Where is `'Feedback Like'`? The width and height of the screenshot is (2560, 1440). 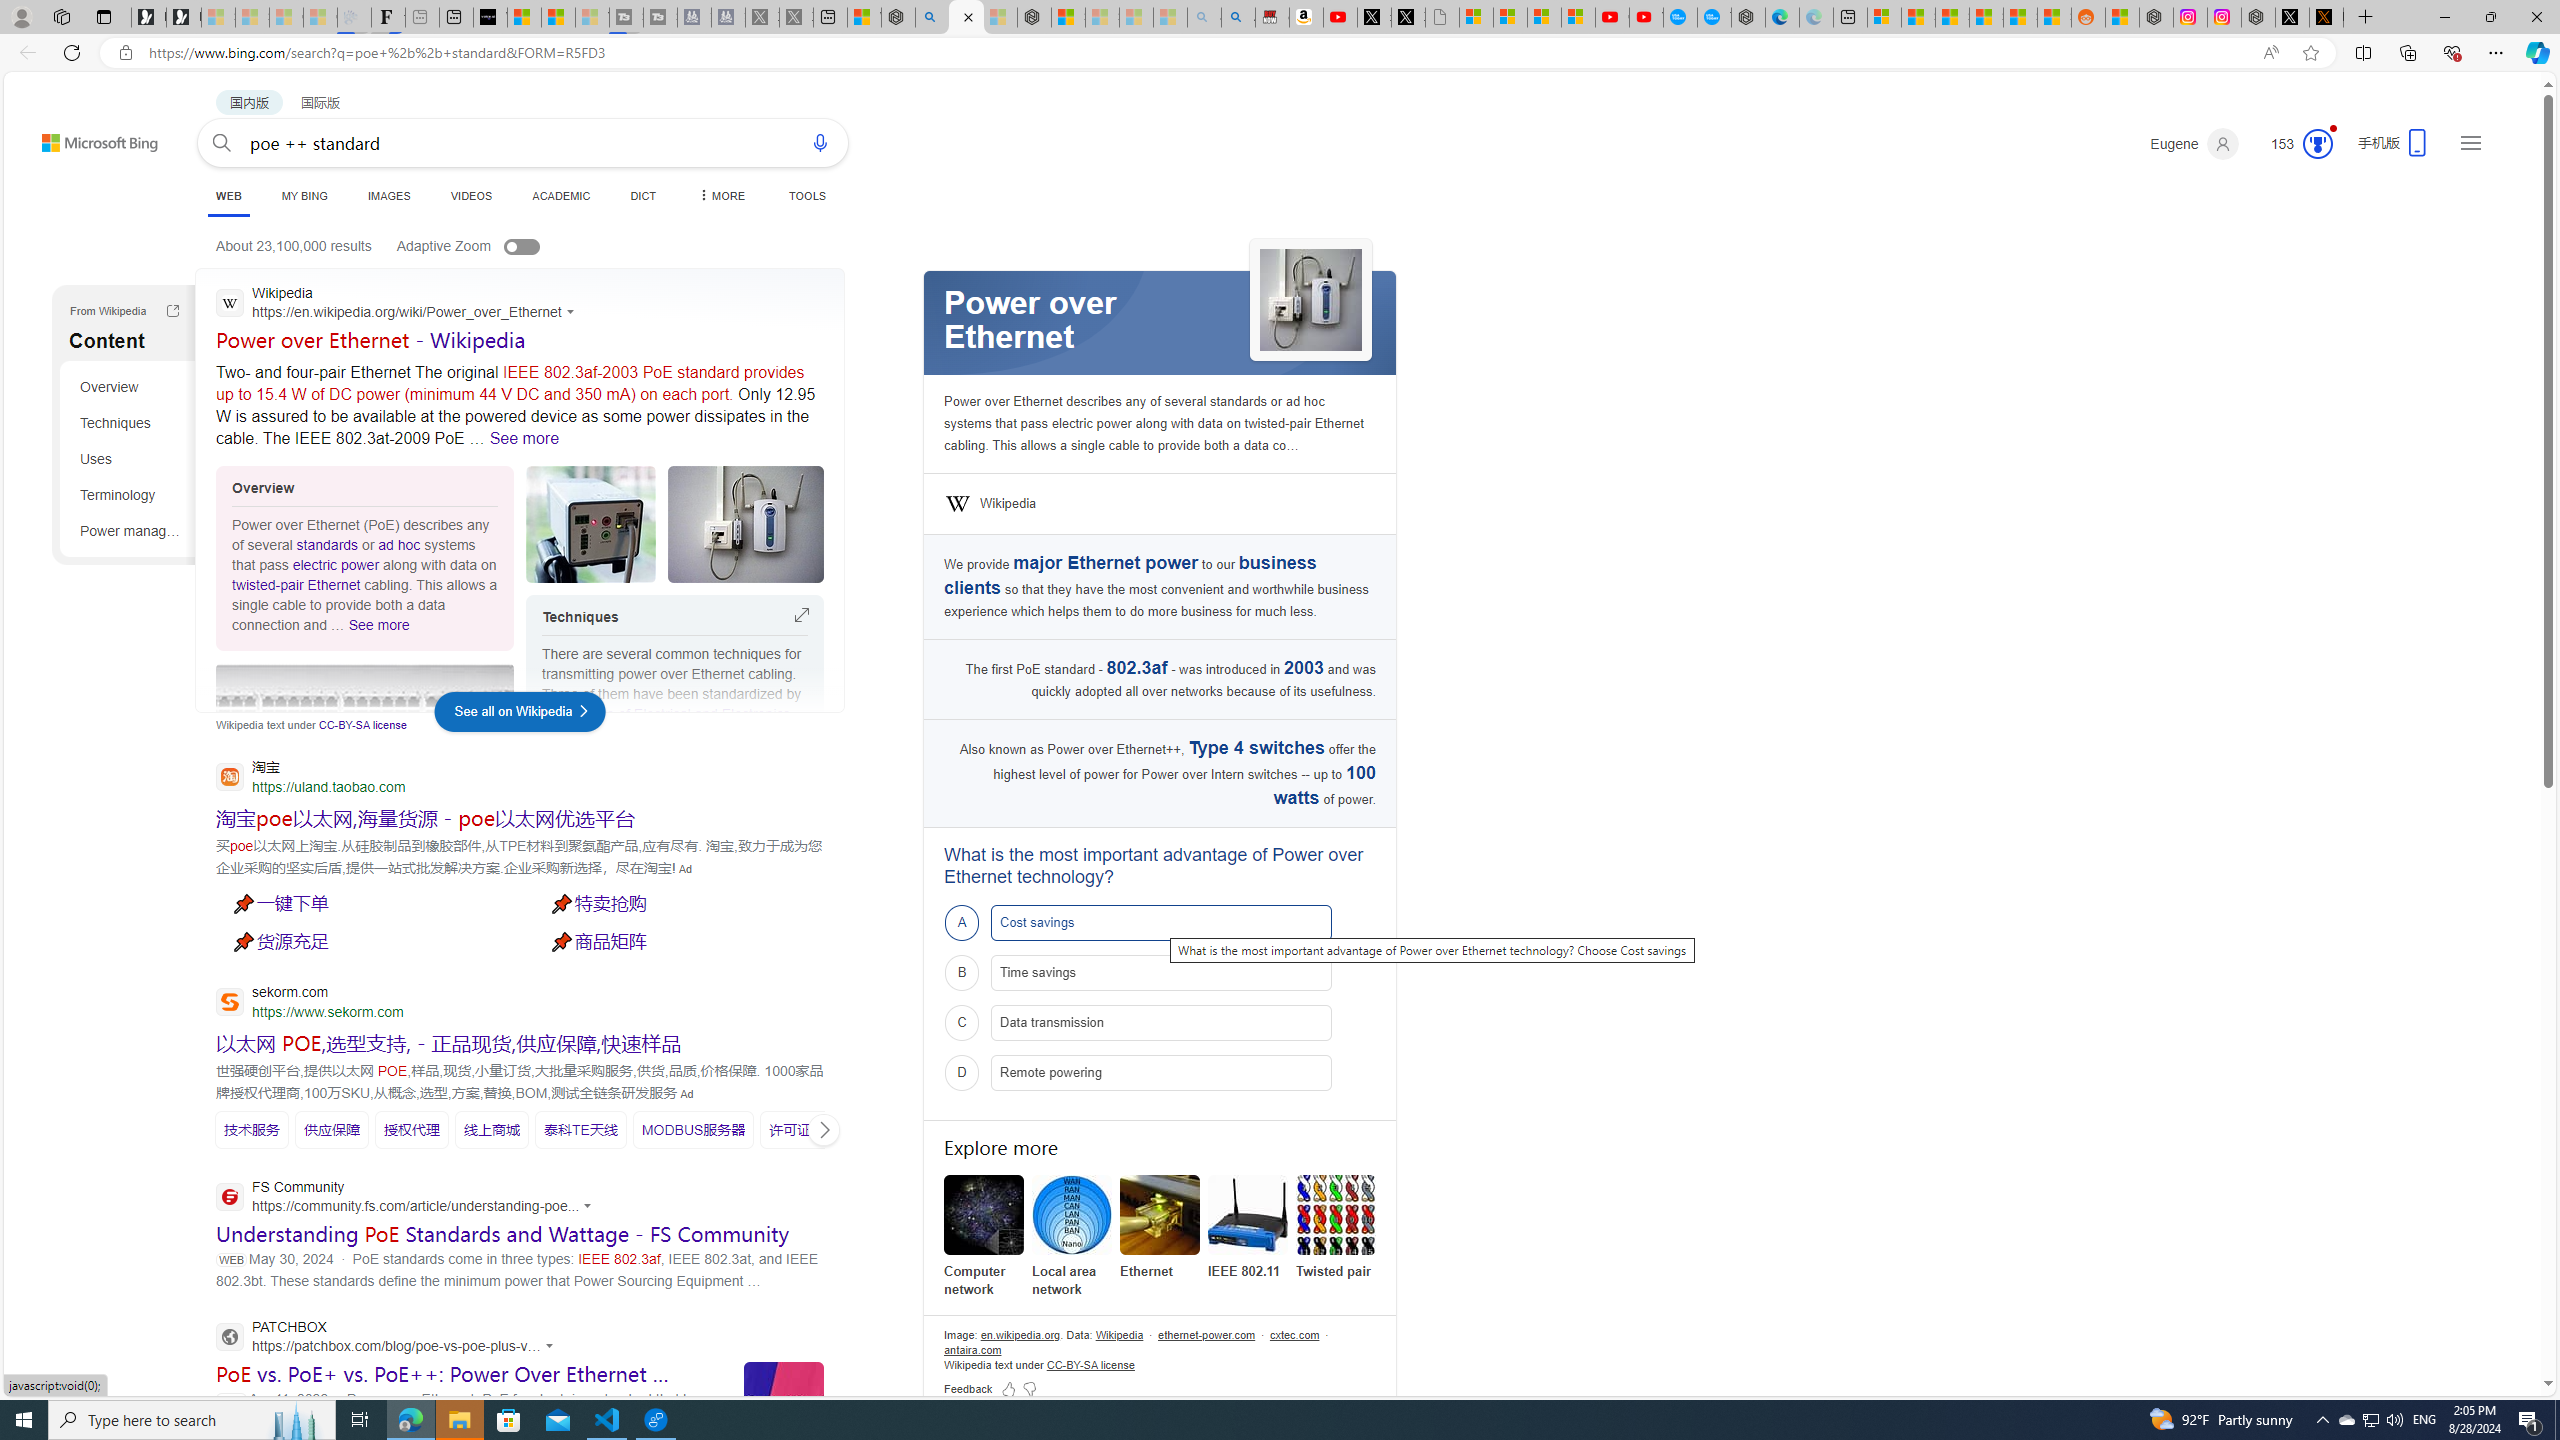 'Feedback Like' is located at coordinates (1007, 1387).